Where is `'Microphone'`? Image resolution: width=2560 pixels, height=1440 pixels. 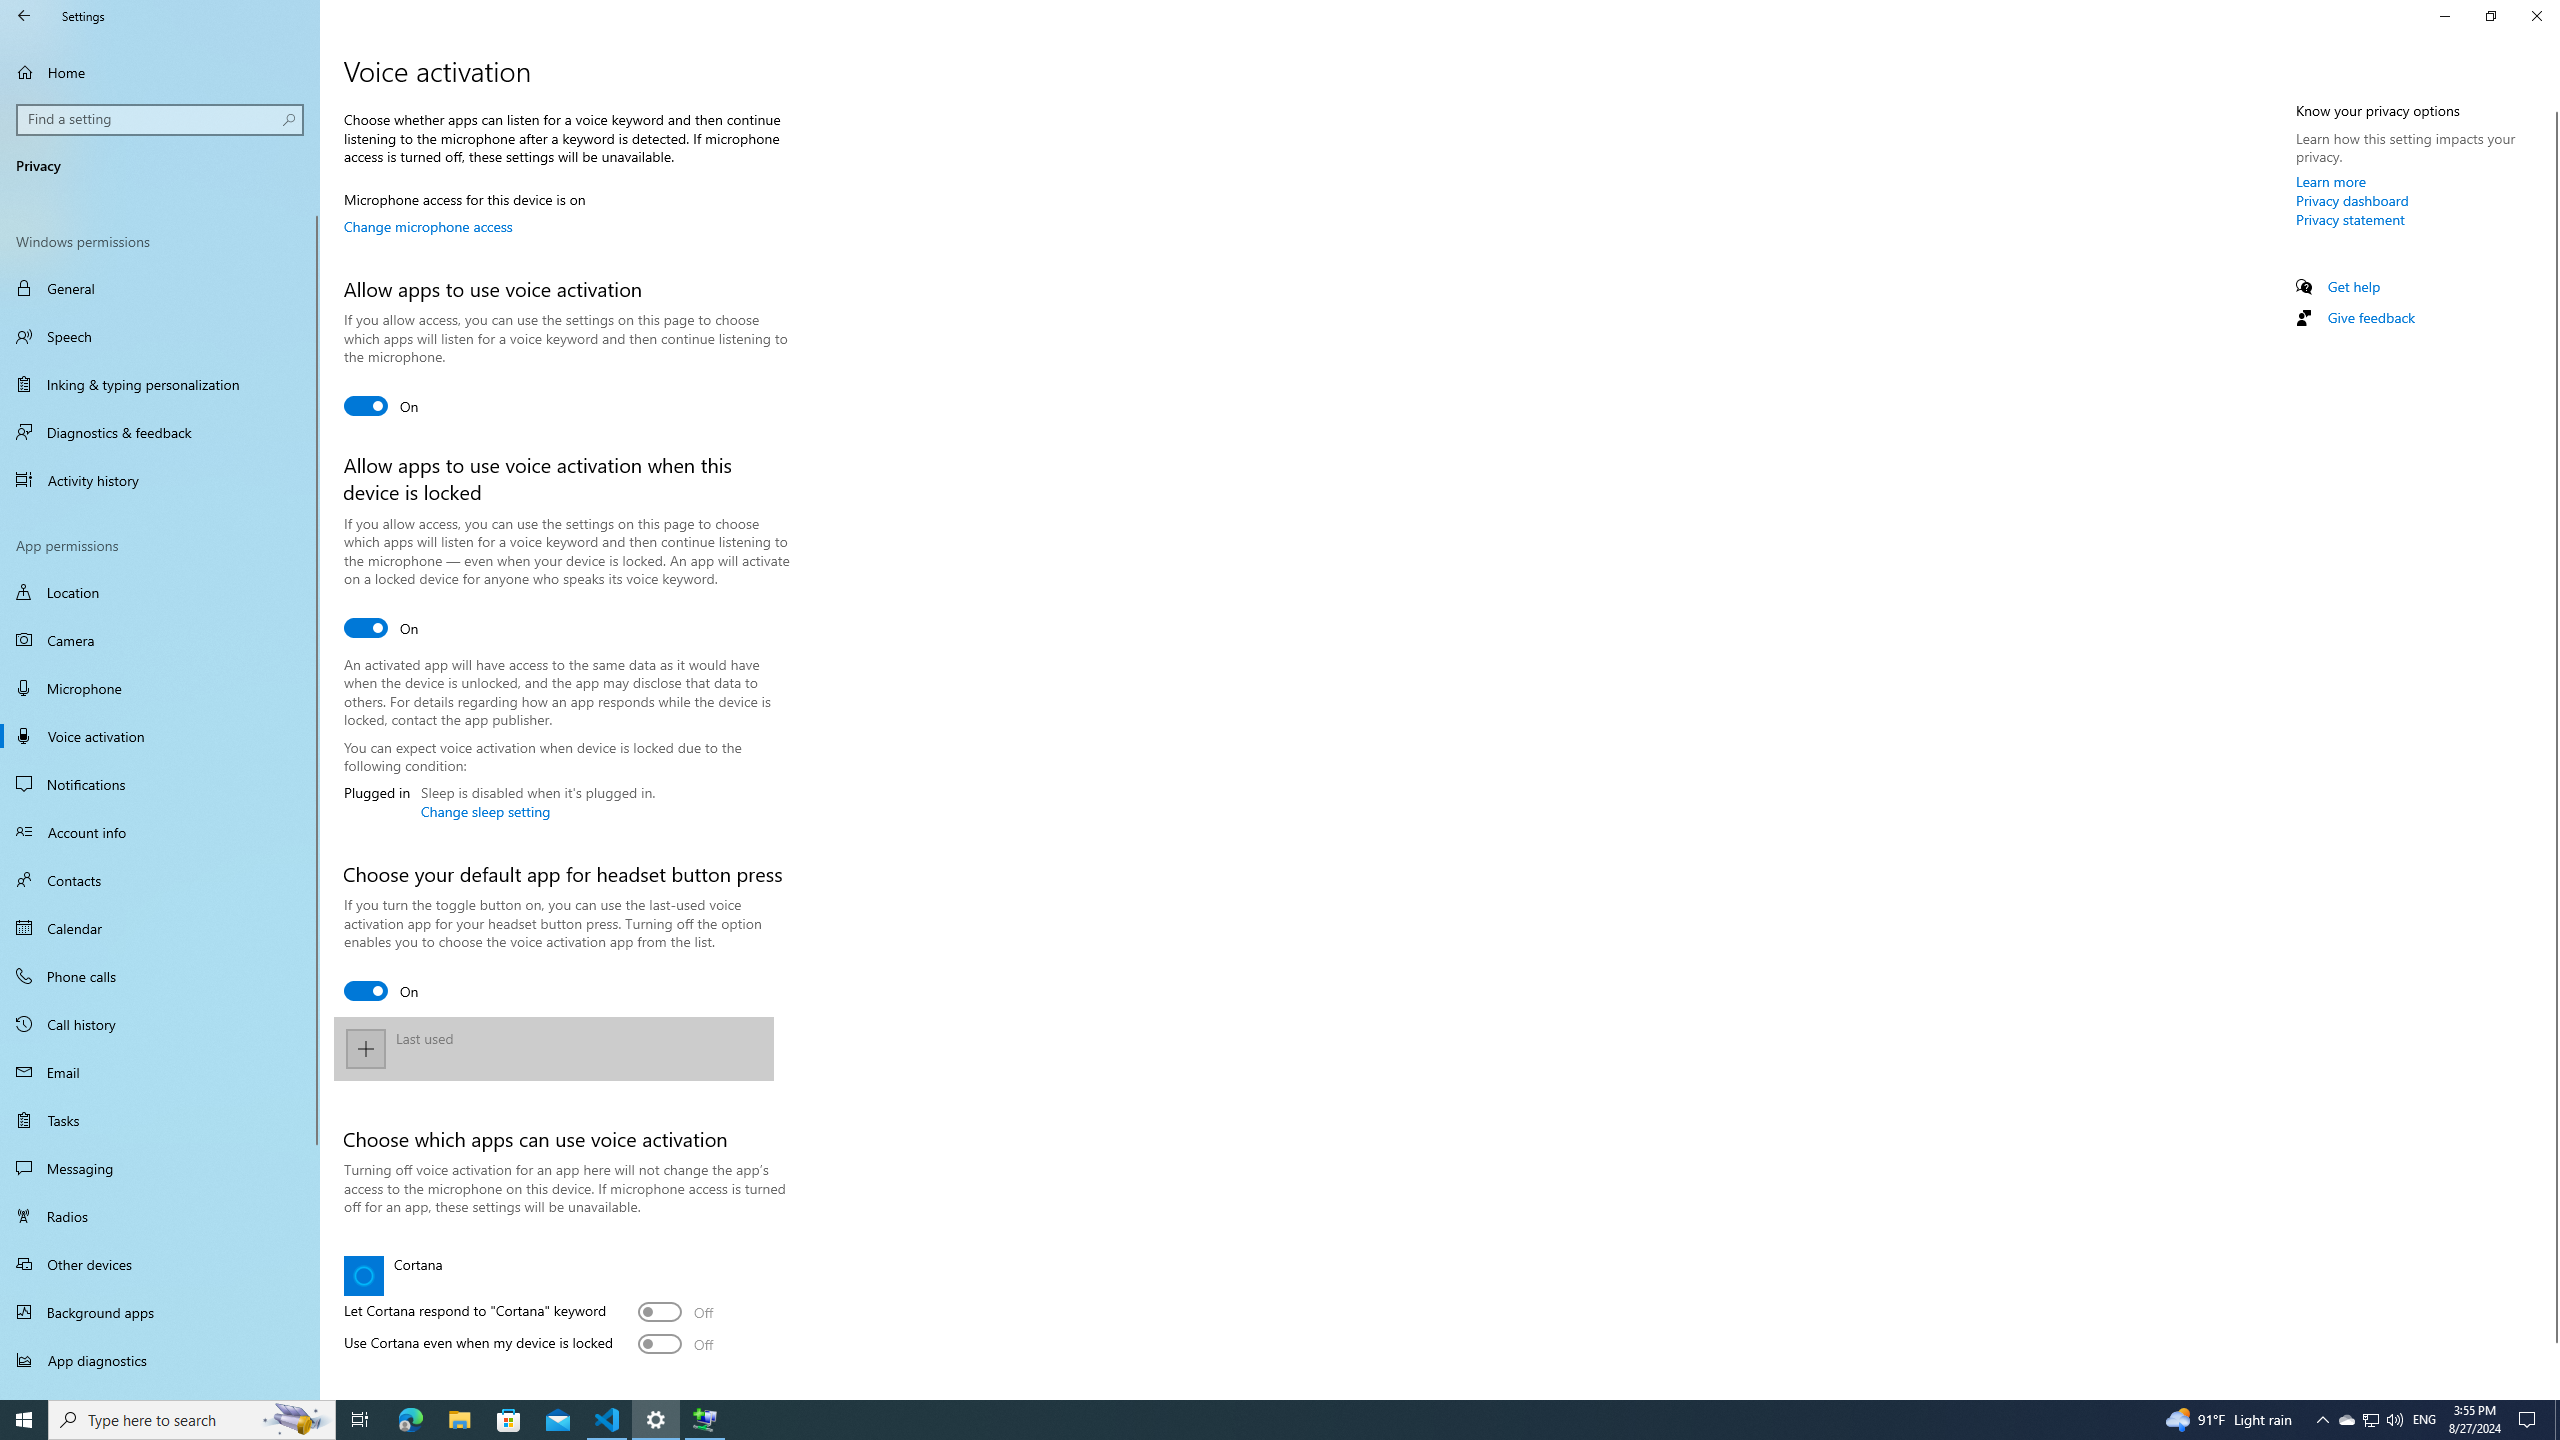
'Microphone' is located at coordinates (159, 686).